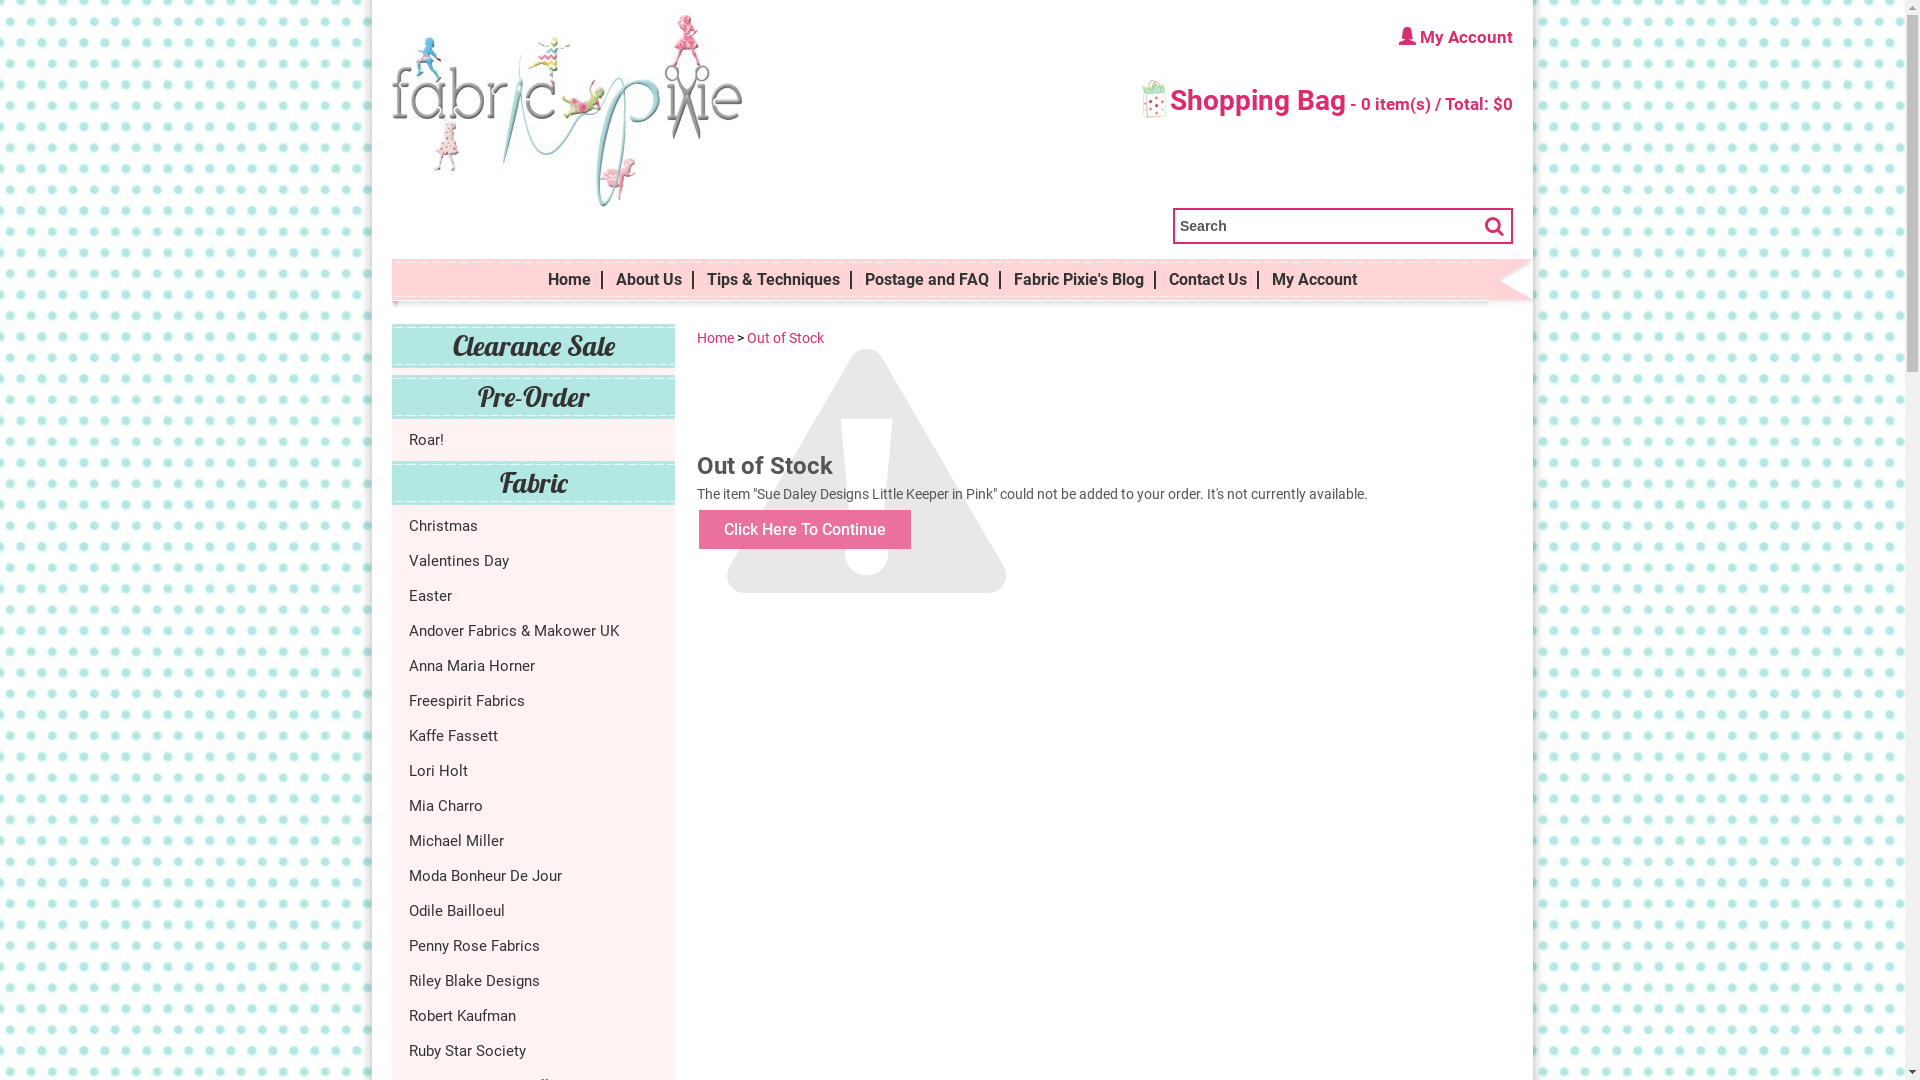 This screenshot has width=1920, height=1080. I want to click on 'Valentines Day', so click(407, 559).